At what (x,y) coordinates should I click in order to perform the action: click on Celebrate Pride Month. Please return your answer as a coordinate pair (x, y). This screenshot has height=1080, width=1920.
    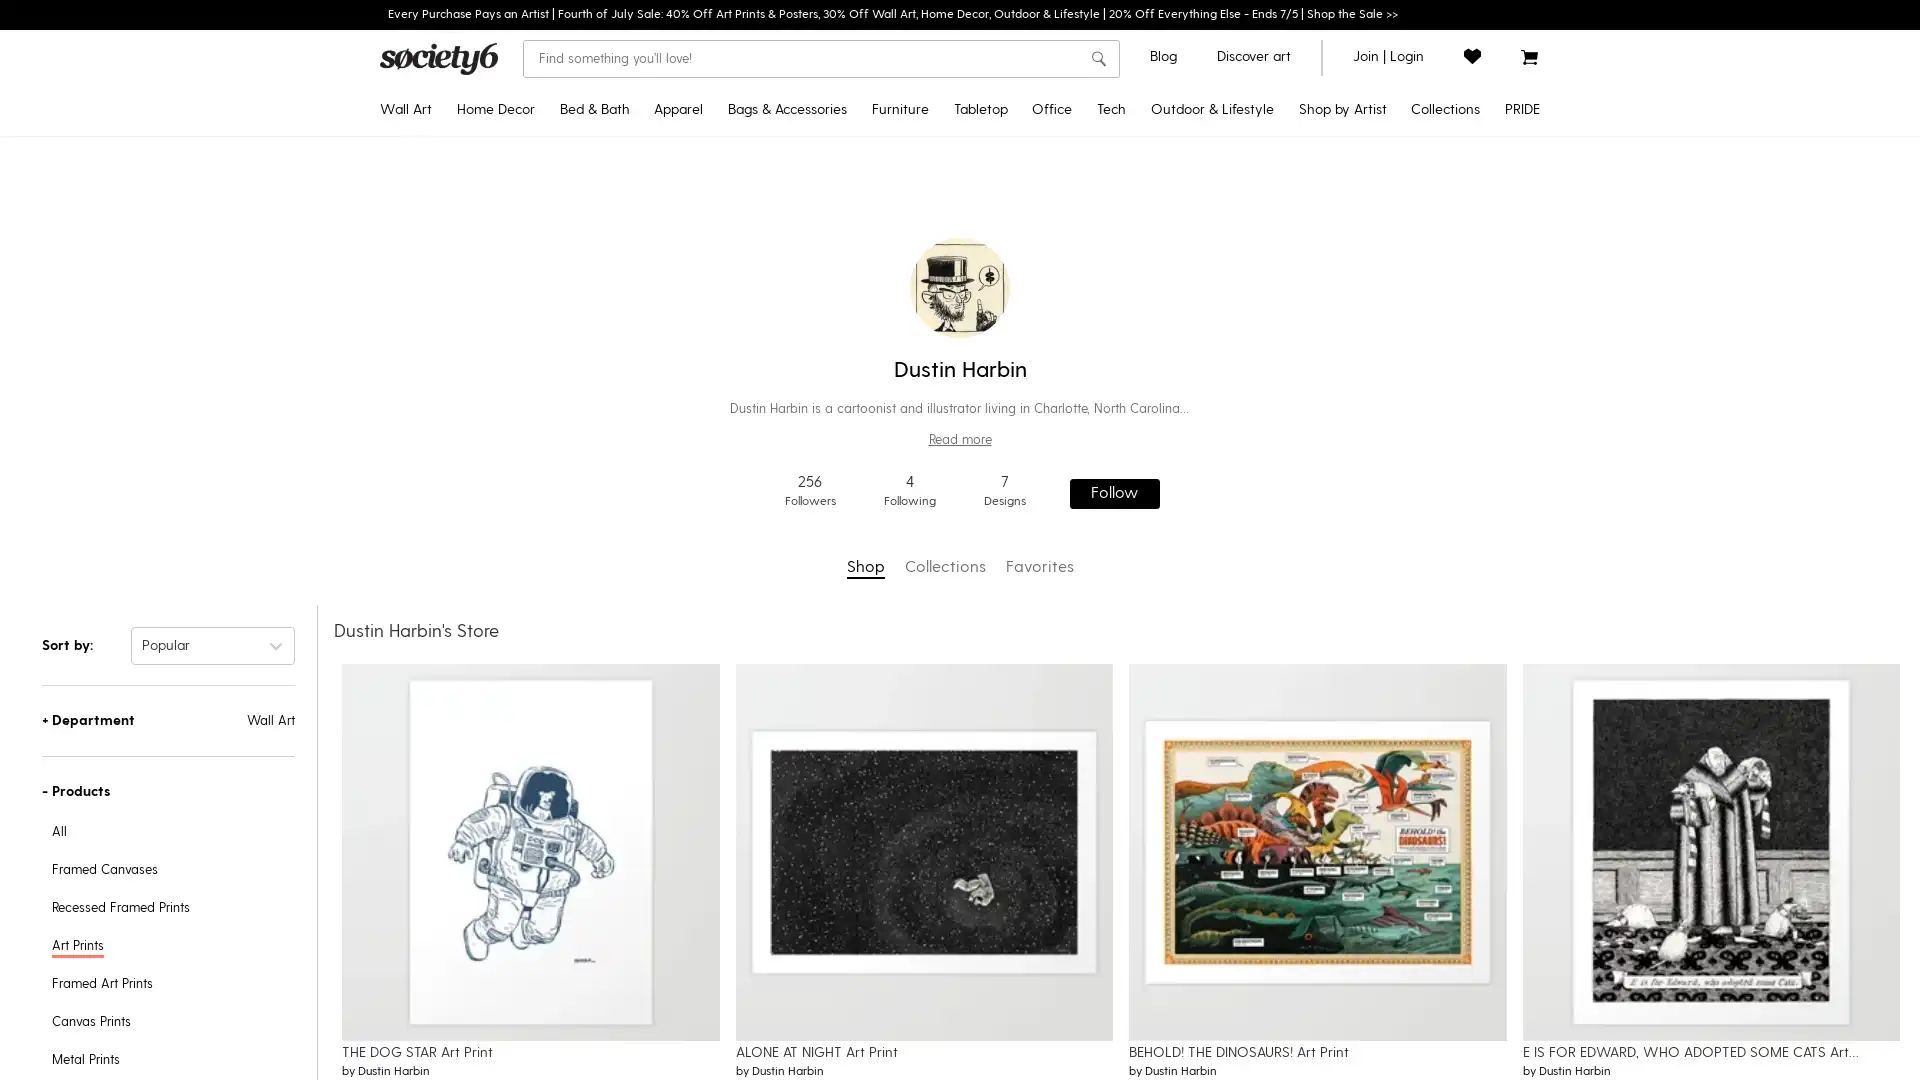
    Looking at the image, I should click on (1442, 160).